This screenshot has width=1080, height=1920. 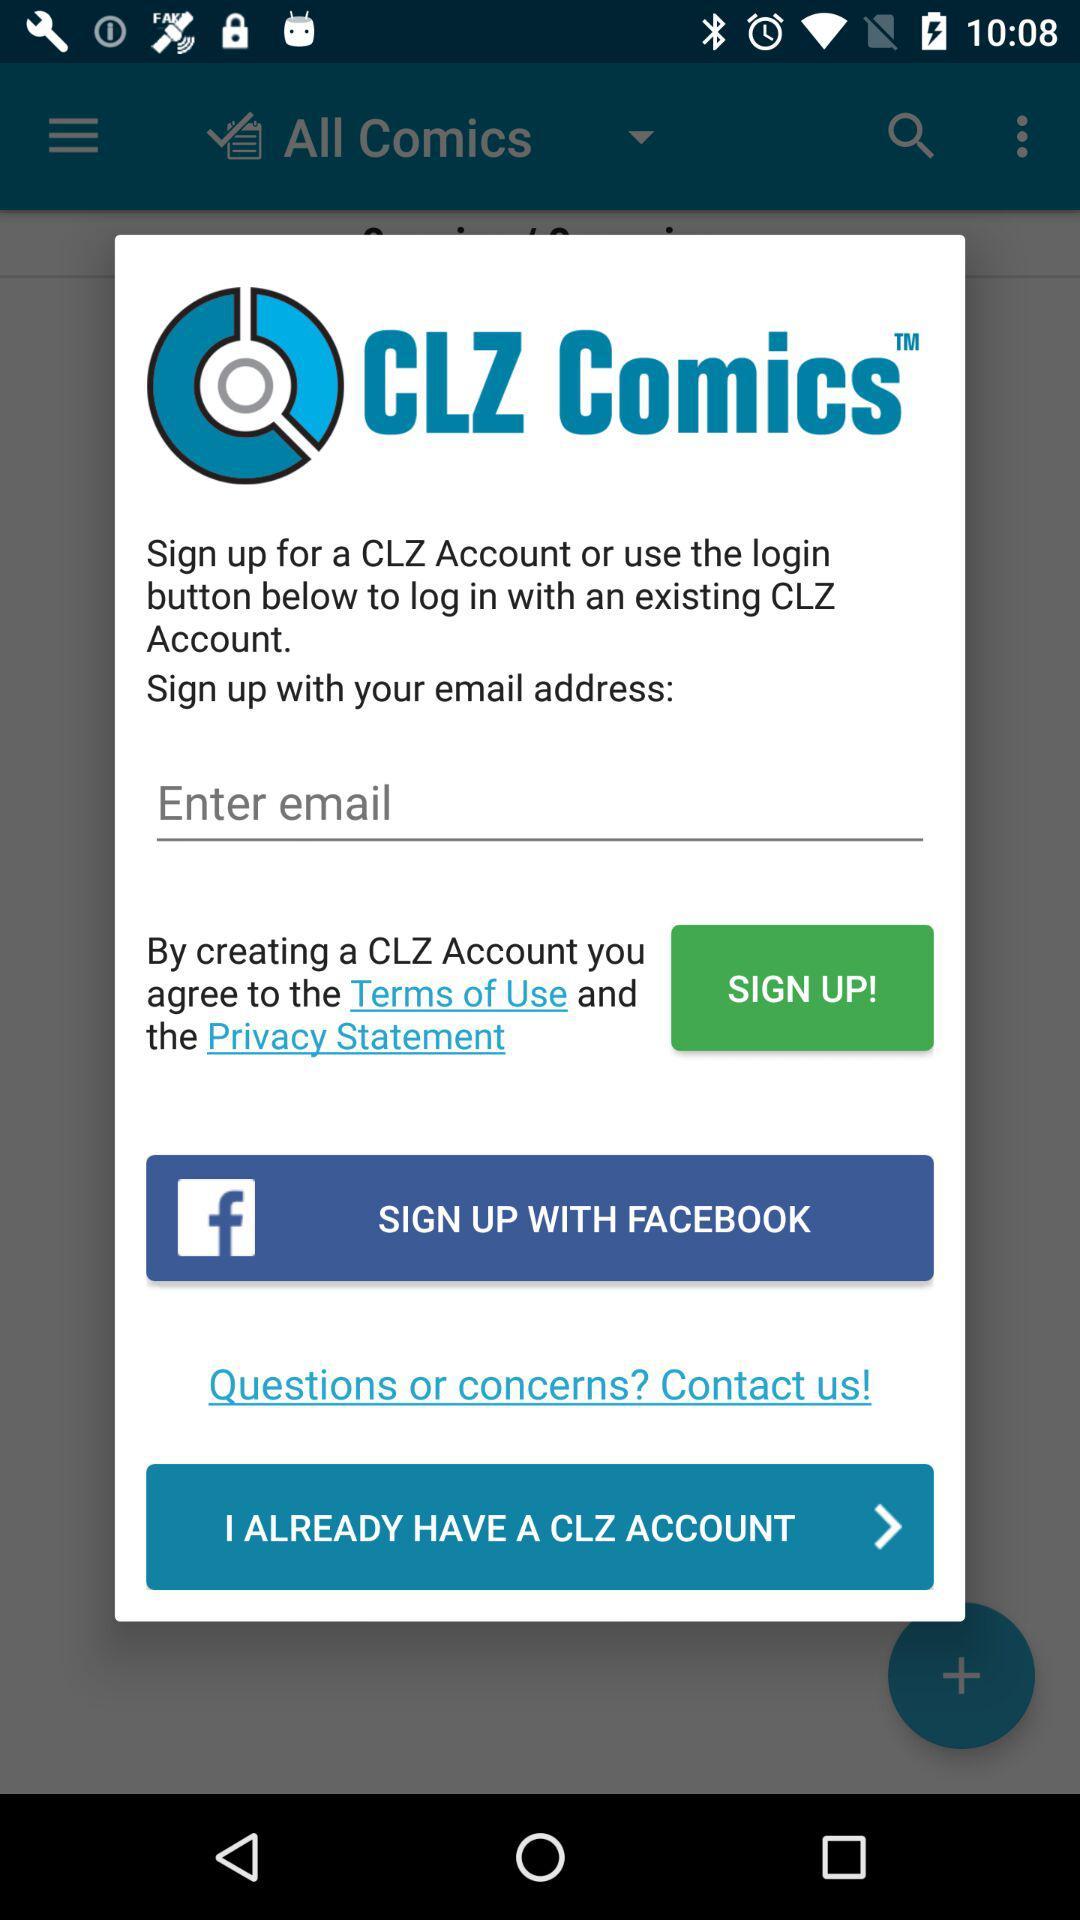 I want to click on the item to the left of sign up!, so click(x=407, y=1013).